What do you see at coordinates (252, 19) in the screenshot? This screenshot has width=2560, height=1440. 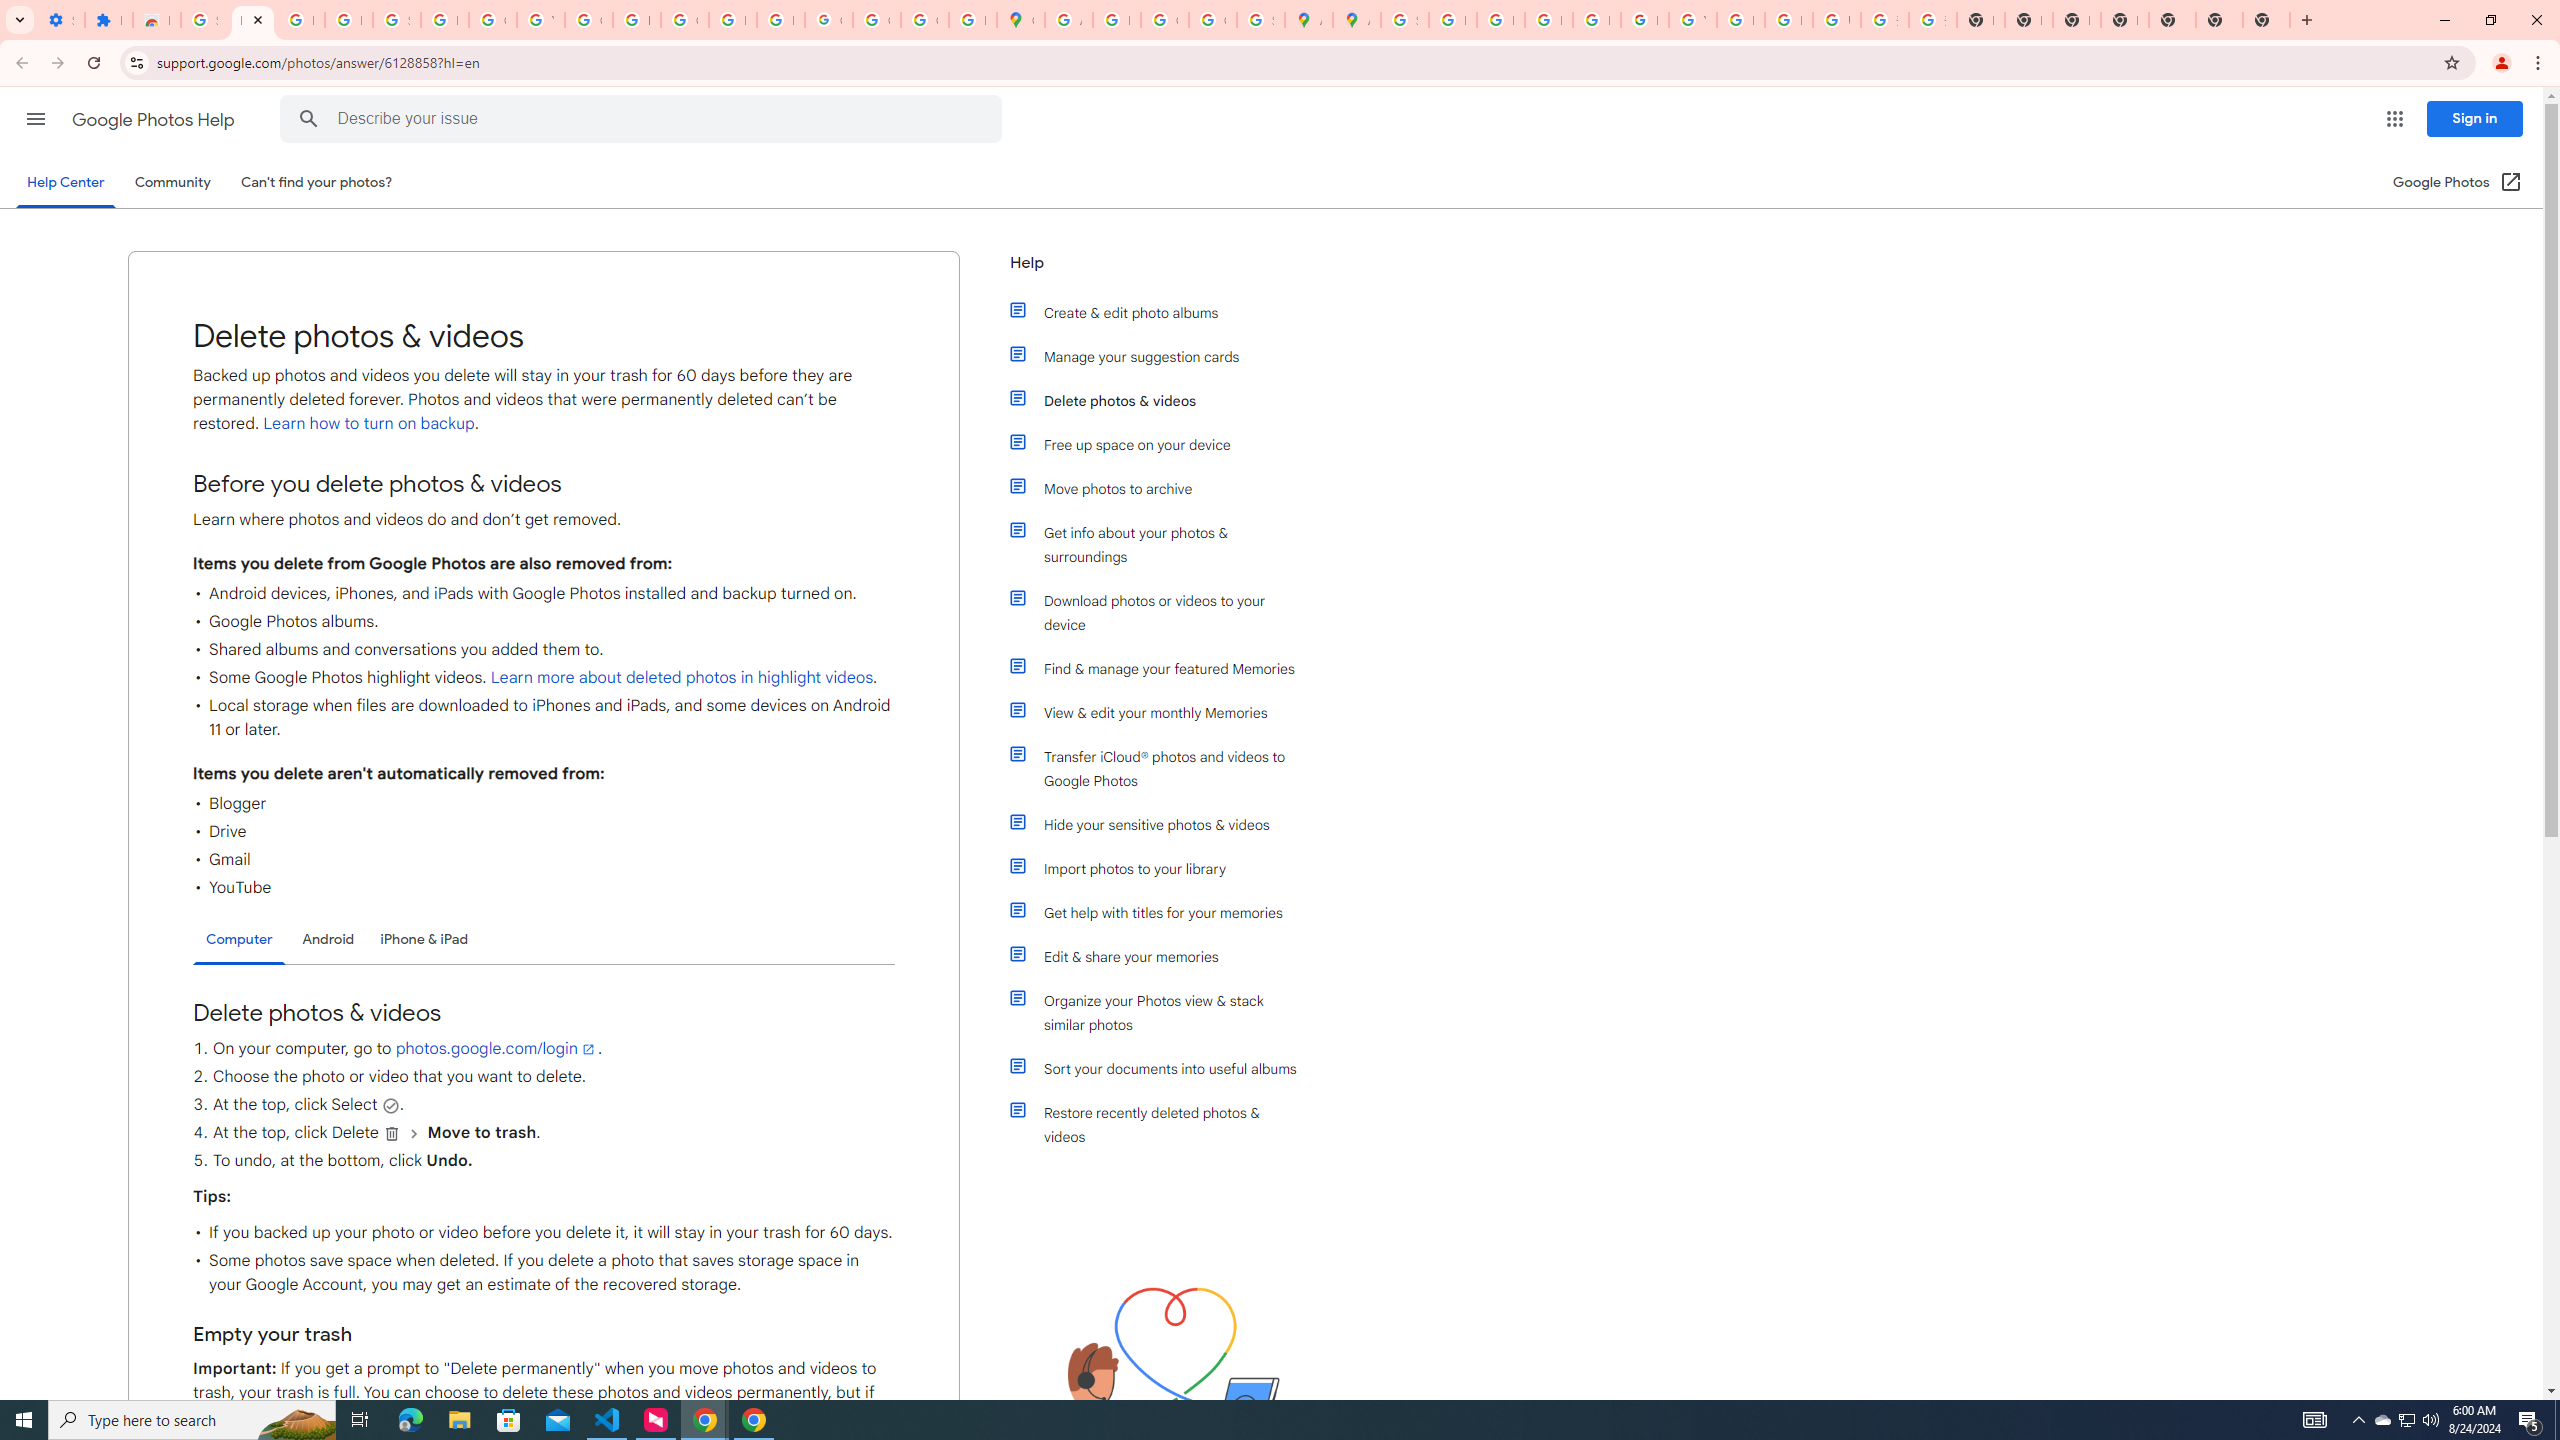 I see `'Delete photos & videos - Computer - Google Photos Help'` at bounding box center [252, 19].